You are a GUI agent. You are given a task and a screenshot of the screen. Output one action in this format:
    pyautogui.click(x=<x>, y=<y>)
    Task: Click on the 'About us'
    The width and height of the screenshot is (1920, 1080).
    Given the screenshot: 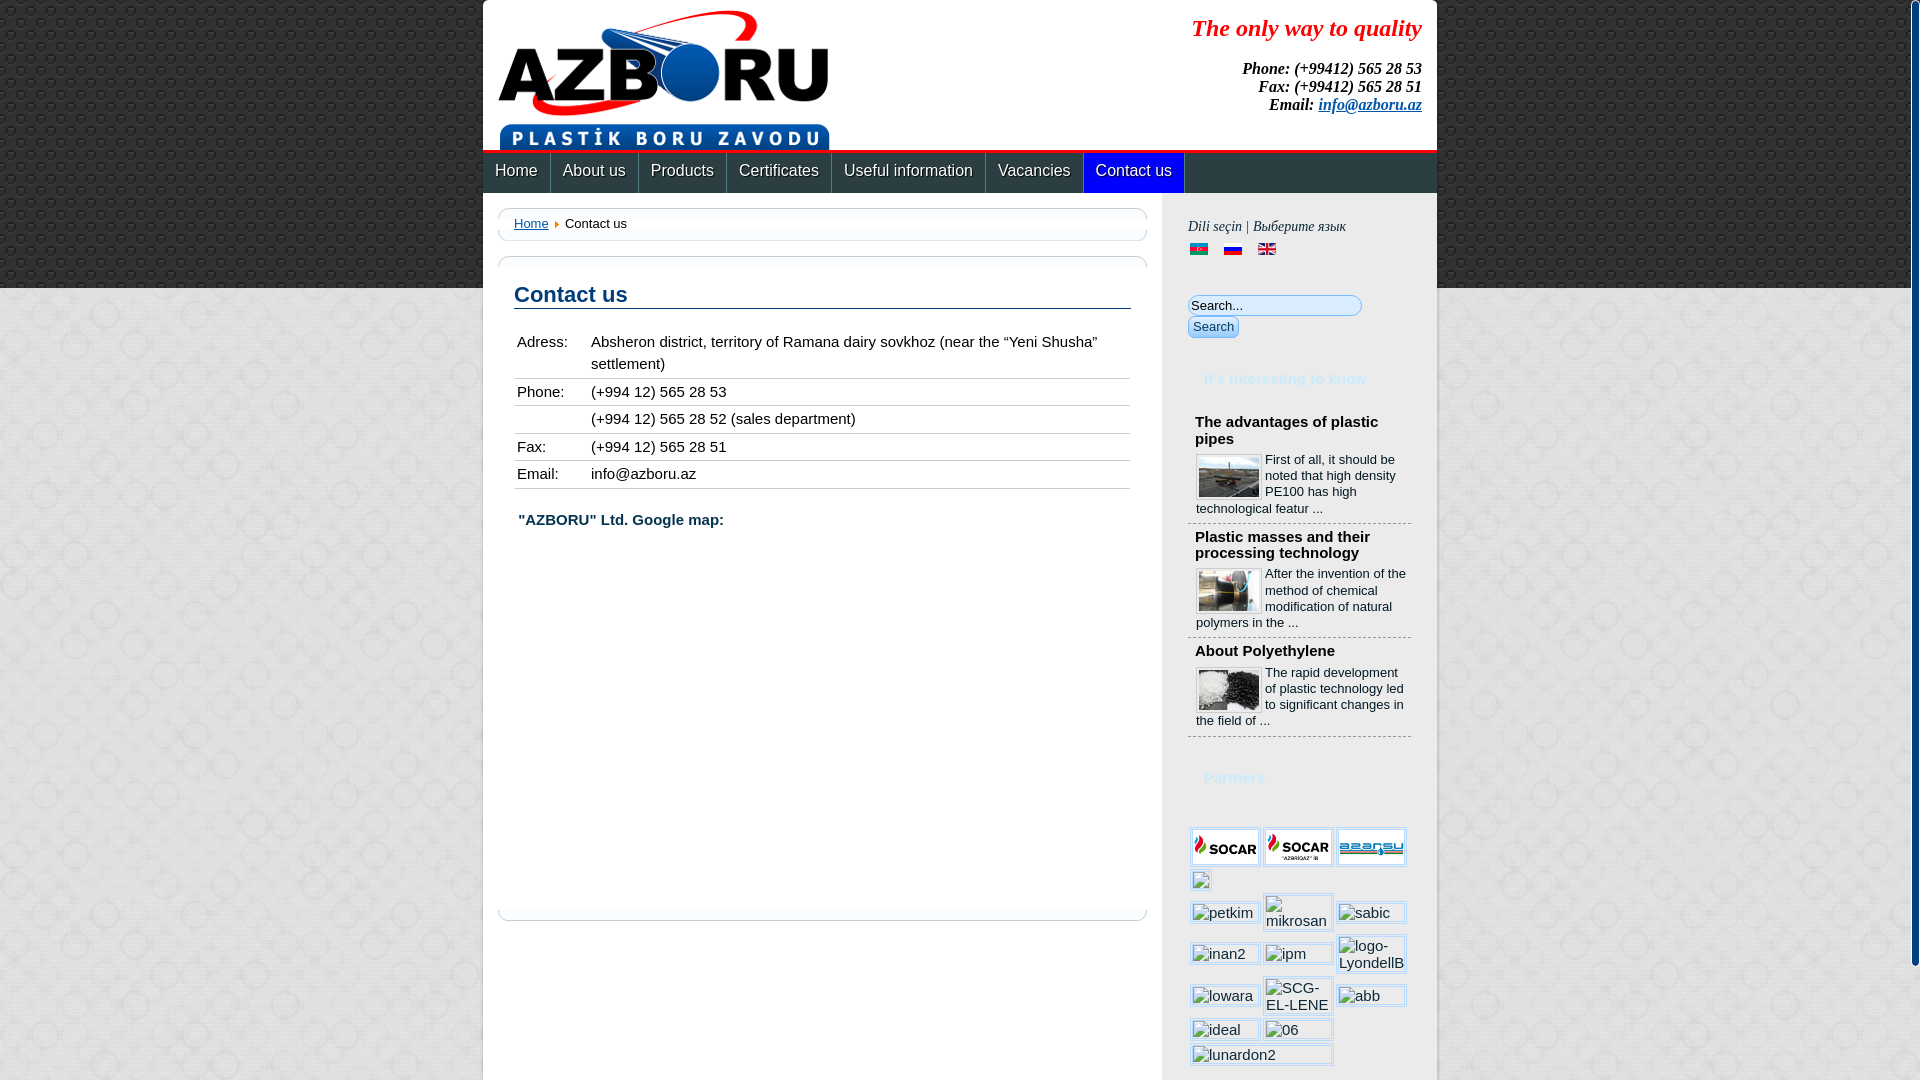 What is the action you would take?
    pyautogui.click(x=551, y=172)
    